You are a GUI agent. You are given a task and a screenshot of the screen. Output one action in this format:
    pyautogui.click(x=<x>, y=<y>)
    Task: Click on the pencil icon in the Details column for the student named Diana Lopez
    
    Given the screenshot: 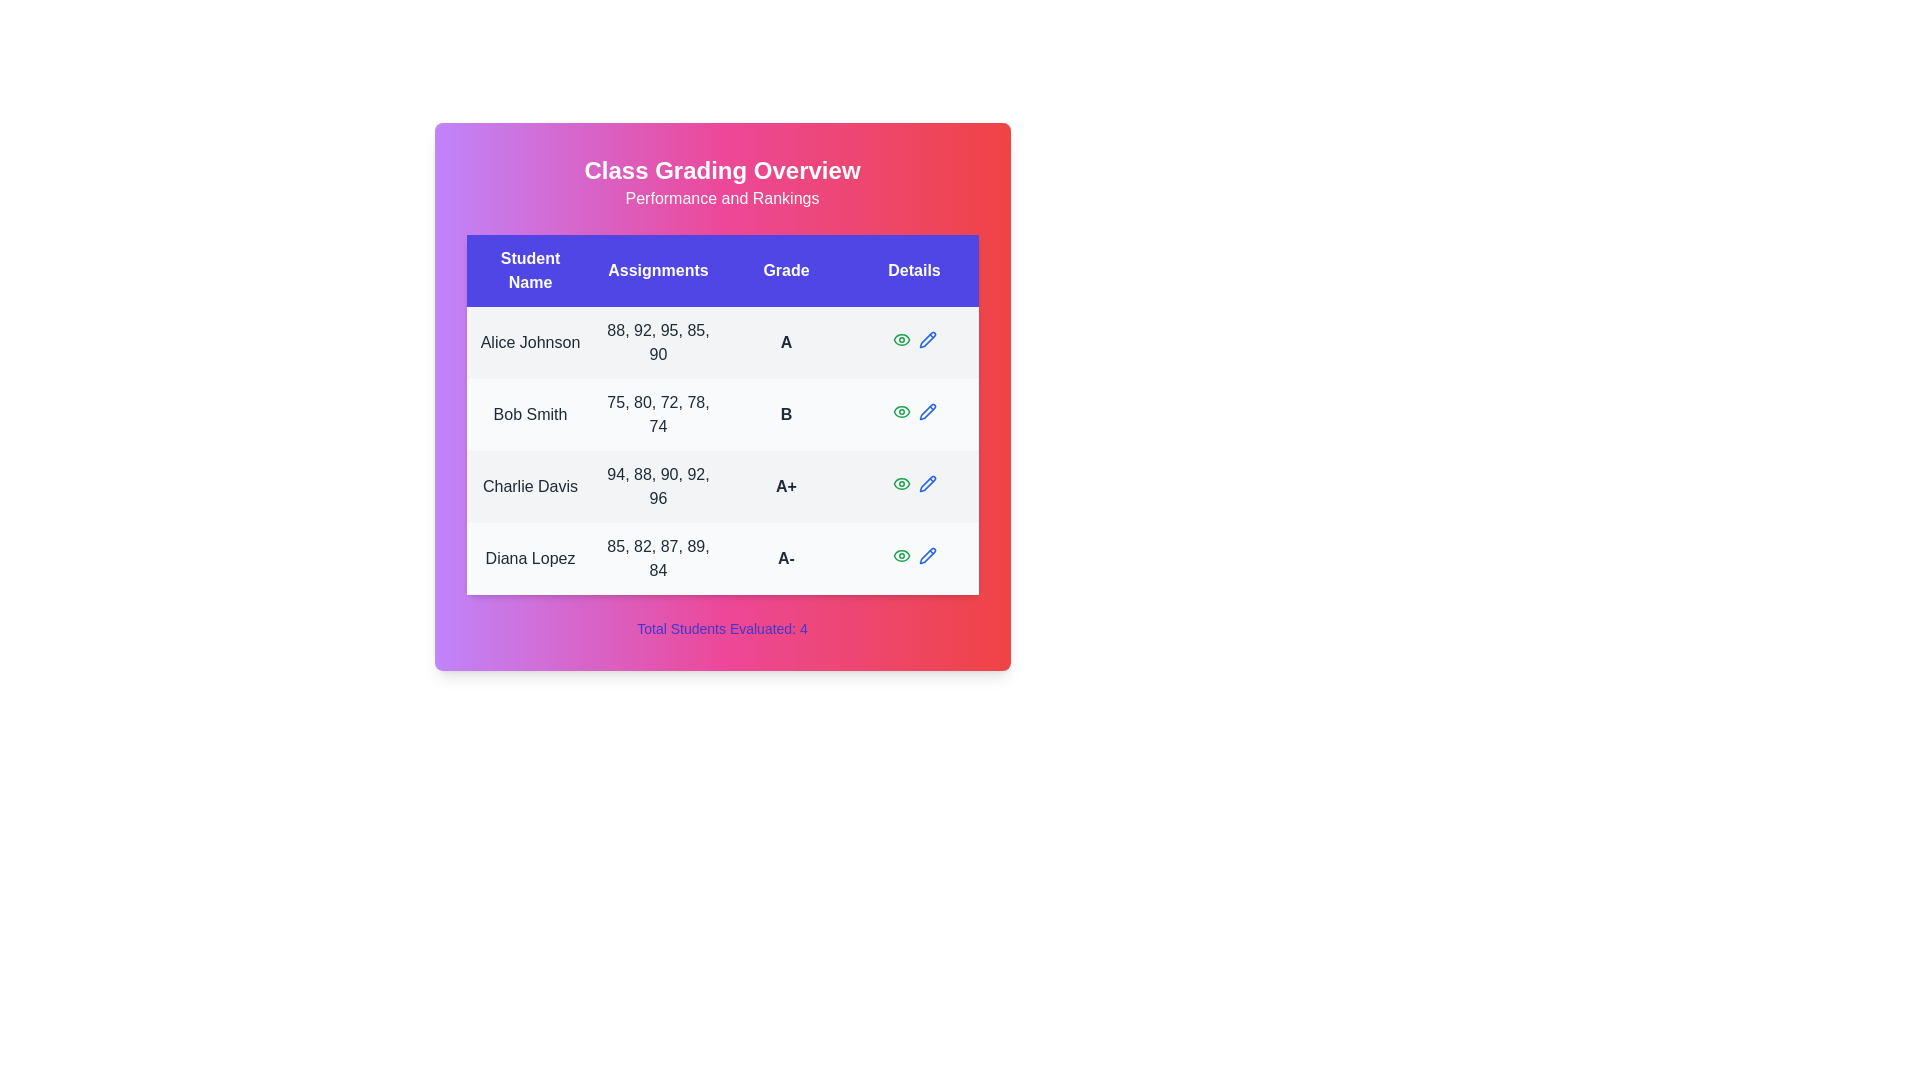 What is the action you would take?
    pyautogui.click(x=926, y=555)
    